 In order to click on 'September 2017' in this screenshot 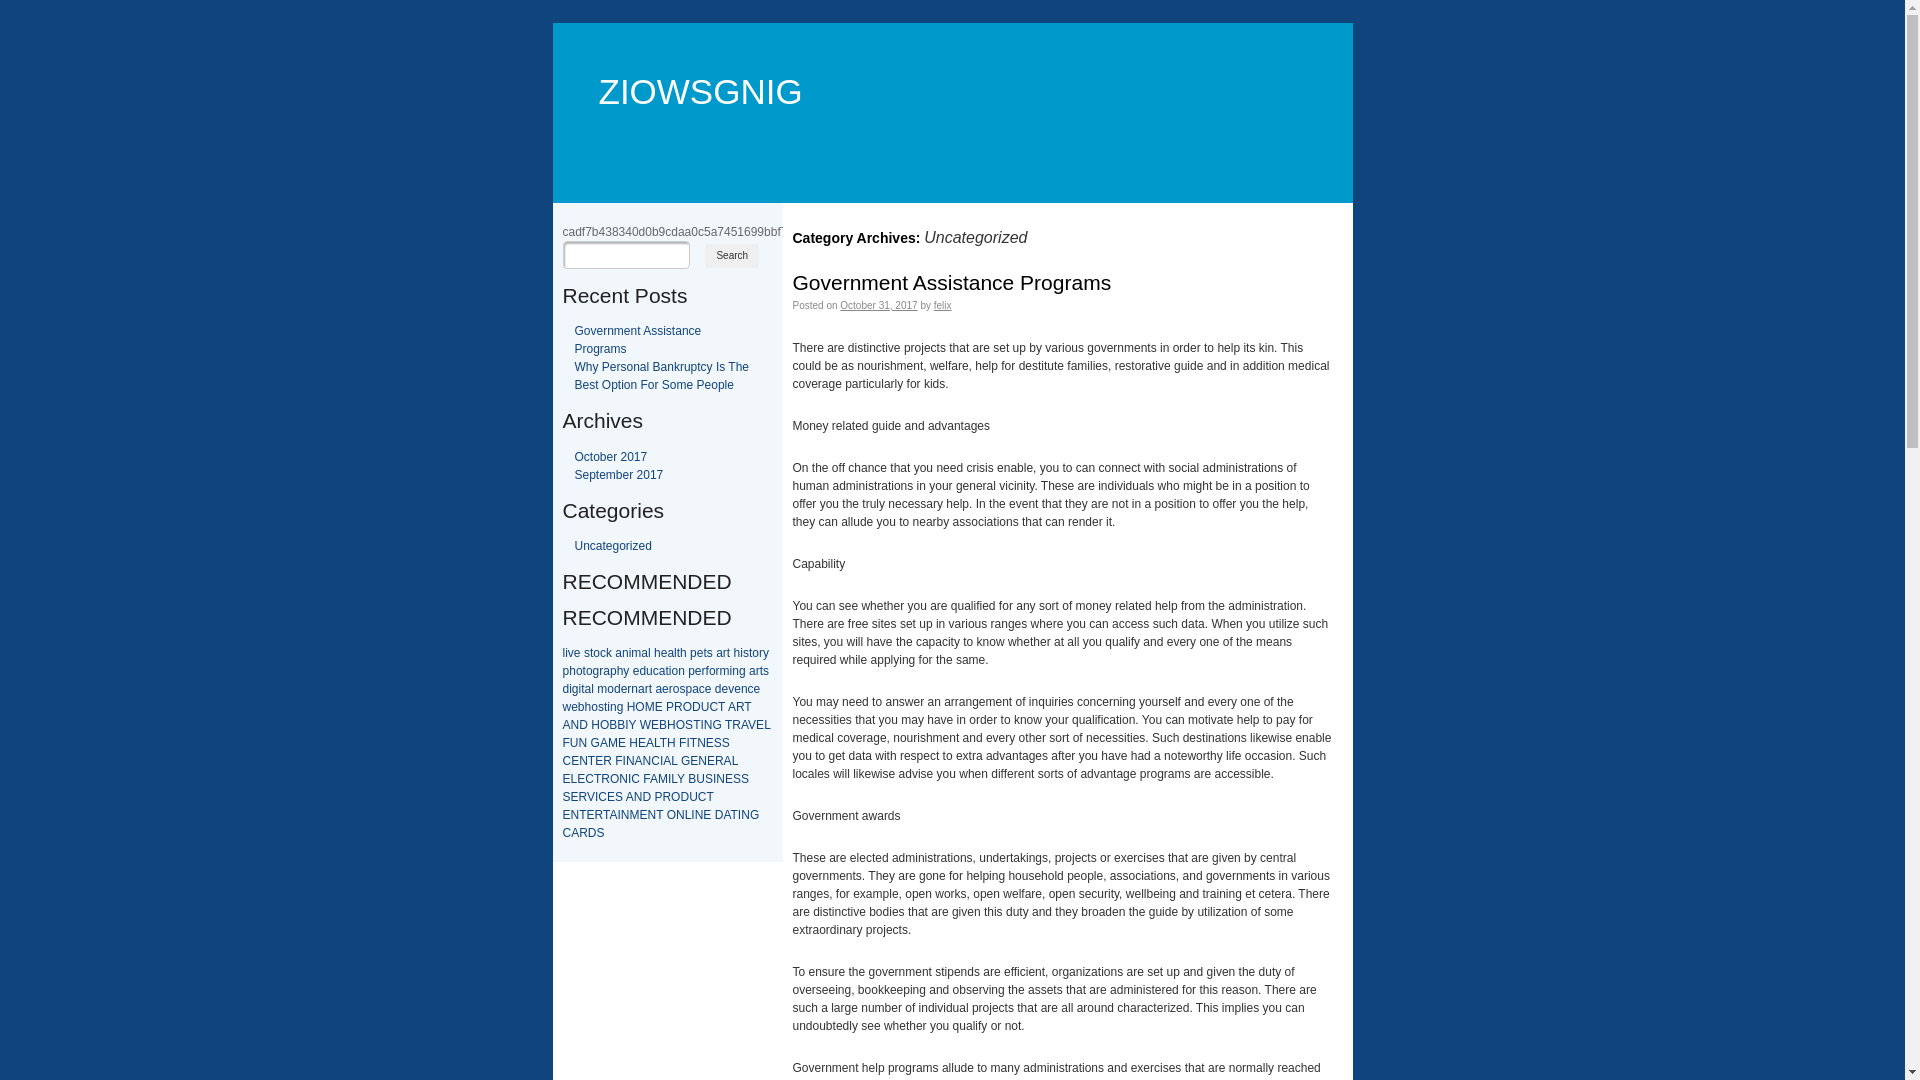, I will do `click(617, 474)`.